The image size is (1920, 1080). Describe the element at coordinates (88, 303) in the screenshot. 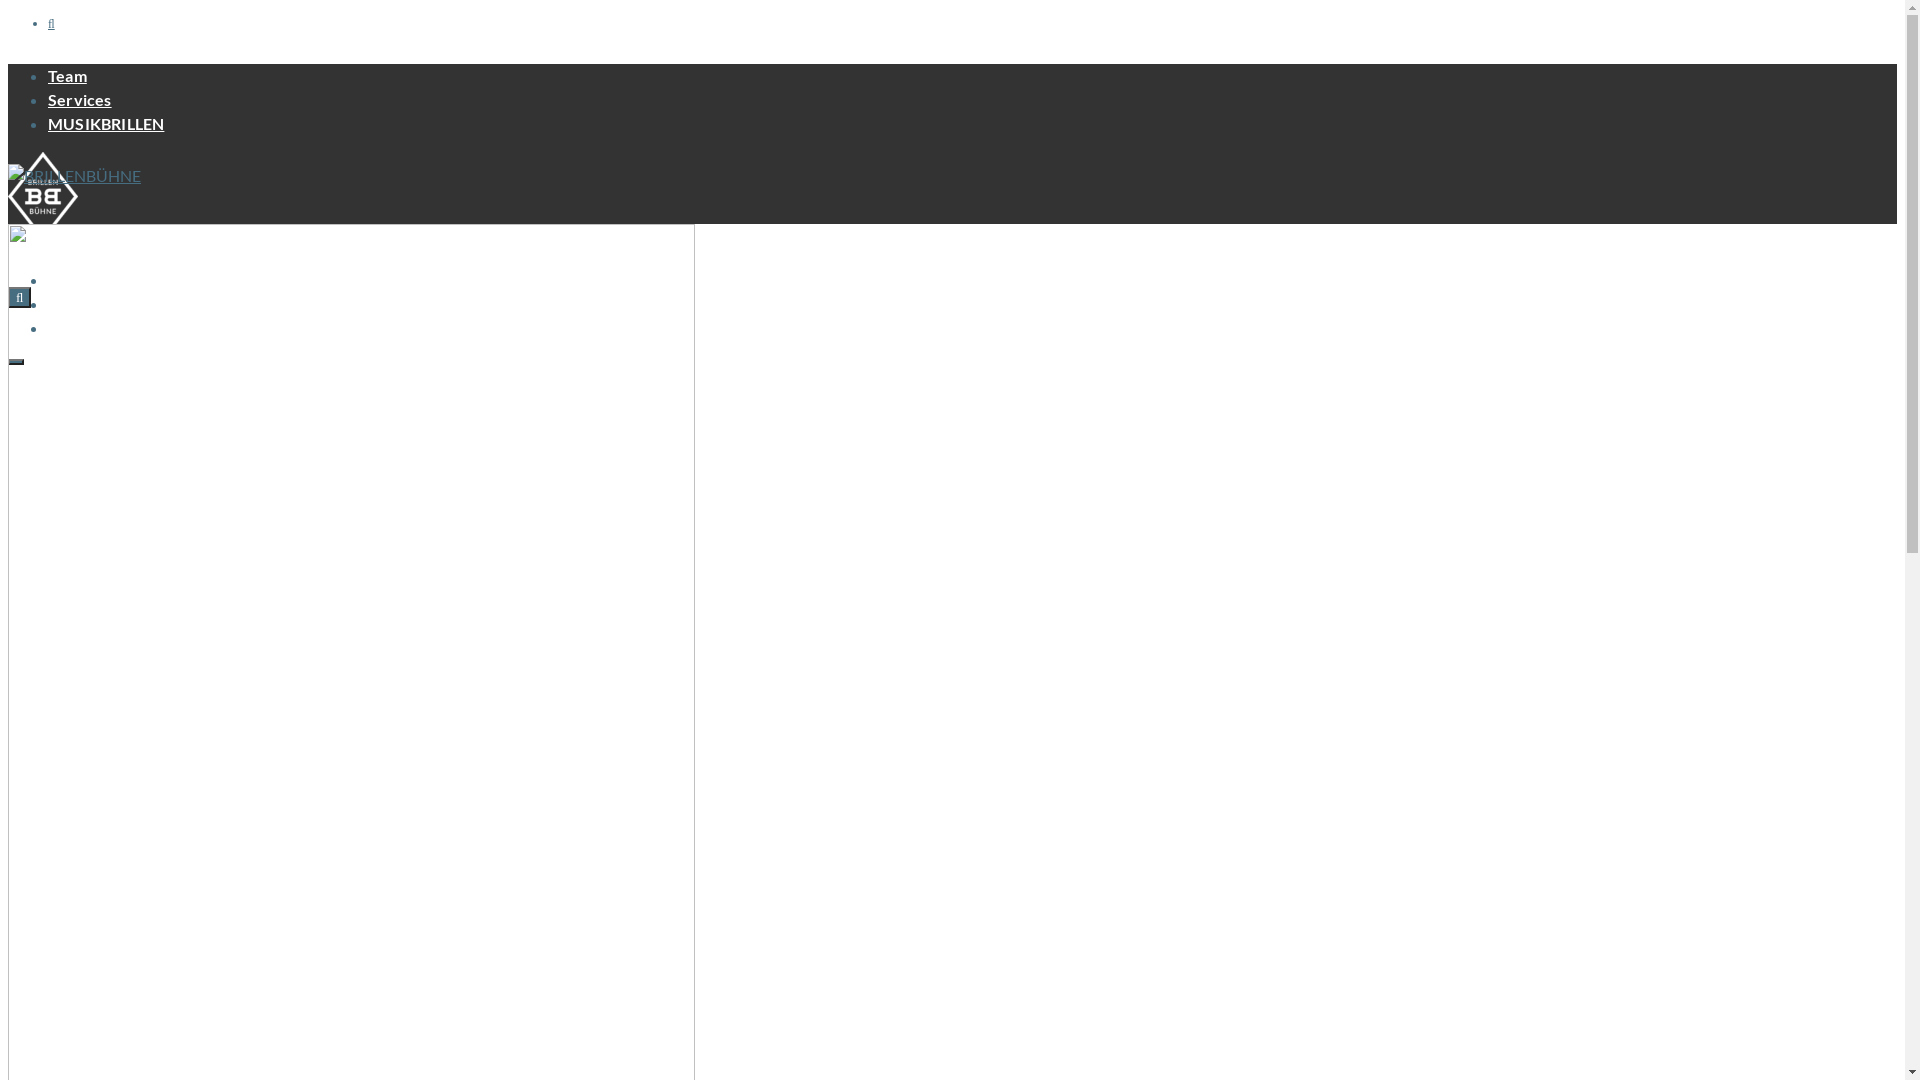

I see `'Sponsoring'` at that location.